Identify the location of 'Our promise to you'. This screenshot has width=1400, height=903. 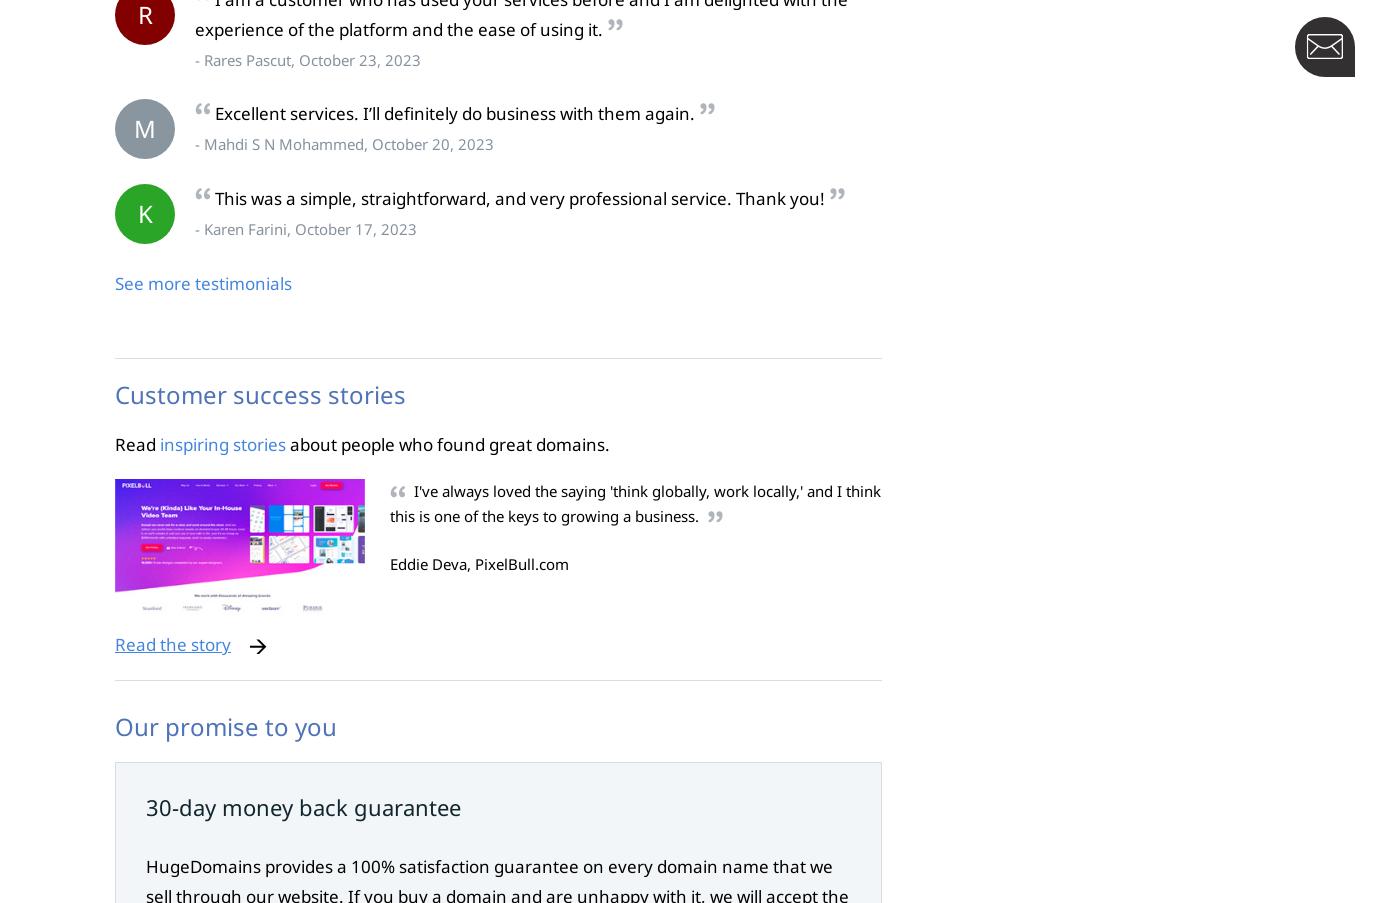
(225, 726).